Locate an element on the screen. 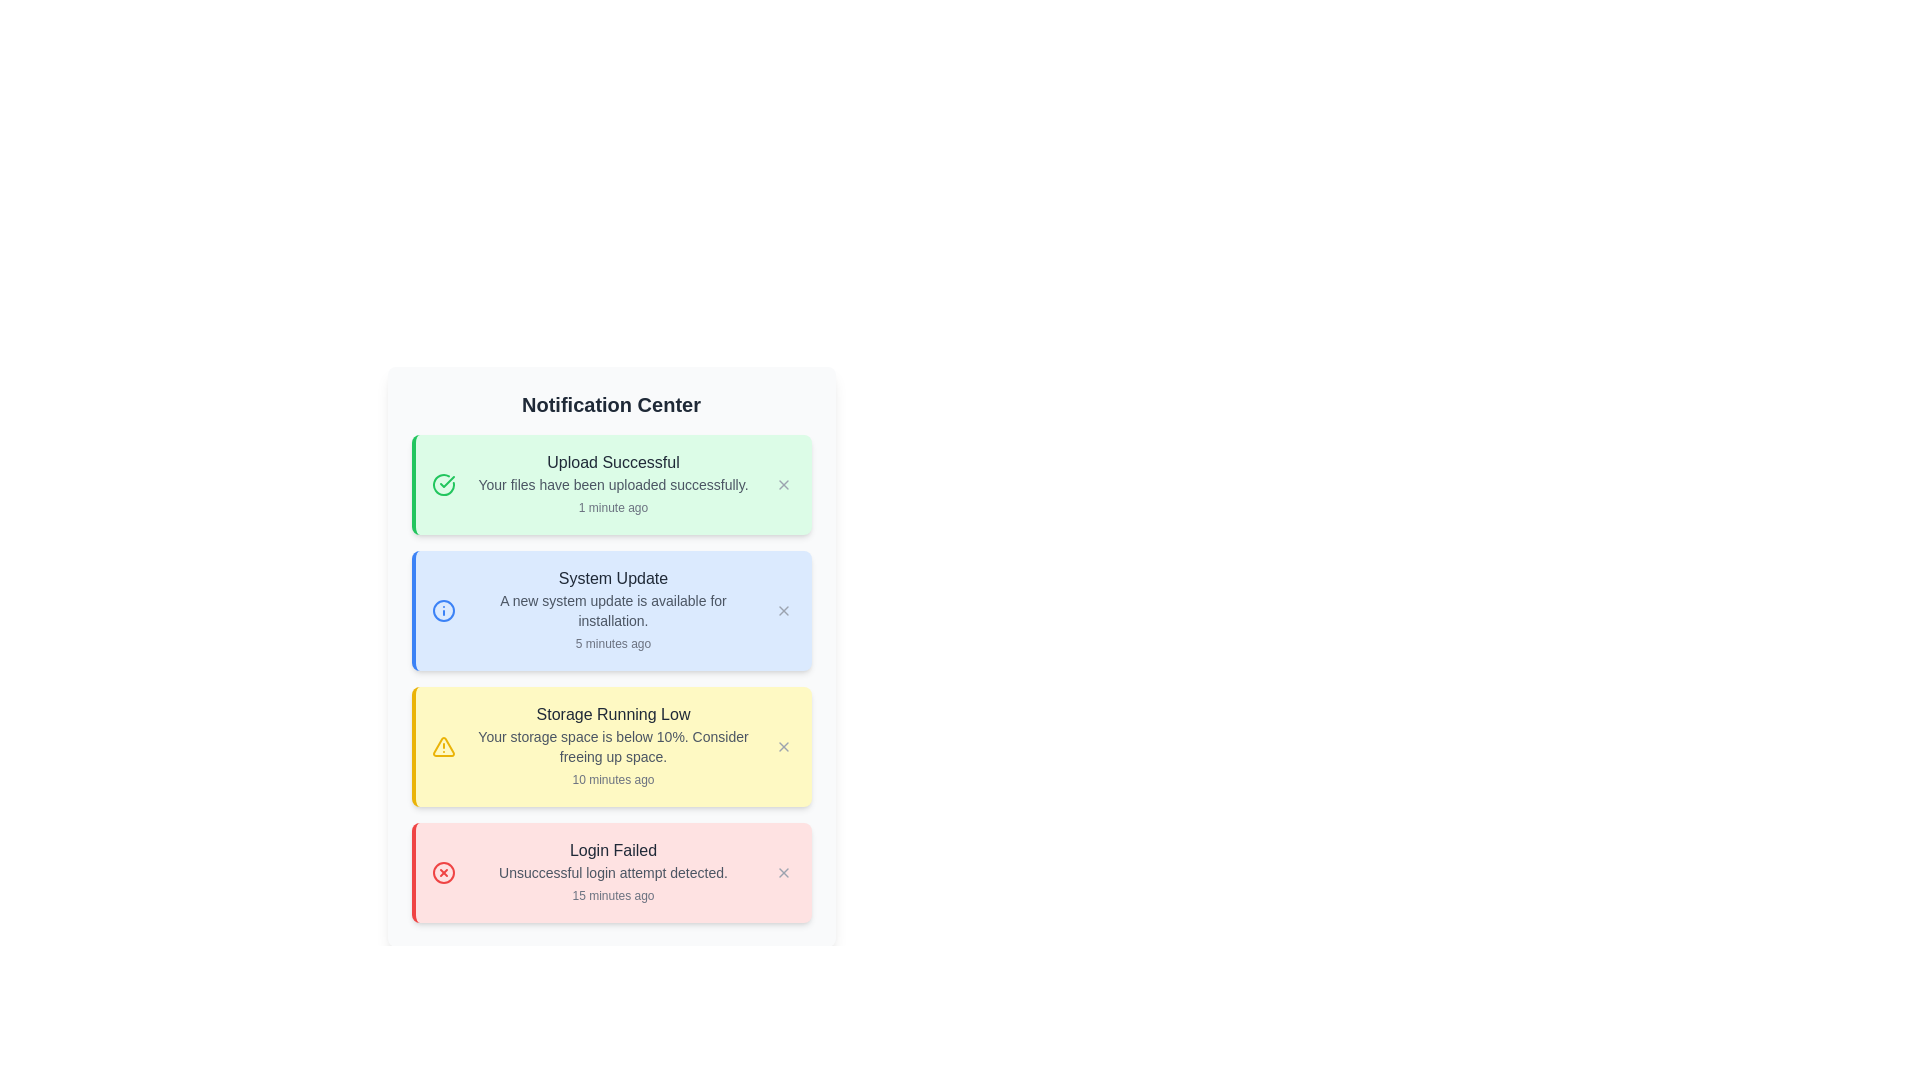 The width and height of the screenshot is (1920, 1080). the Text display component that shows the notification 'Login Failed' with the description 'Unsuccessful login attempt detected' and a timestamp '15 minutes ago' is located at coordinates (612, 871).